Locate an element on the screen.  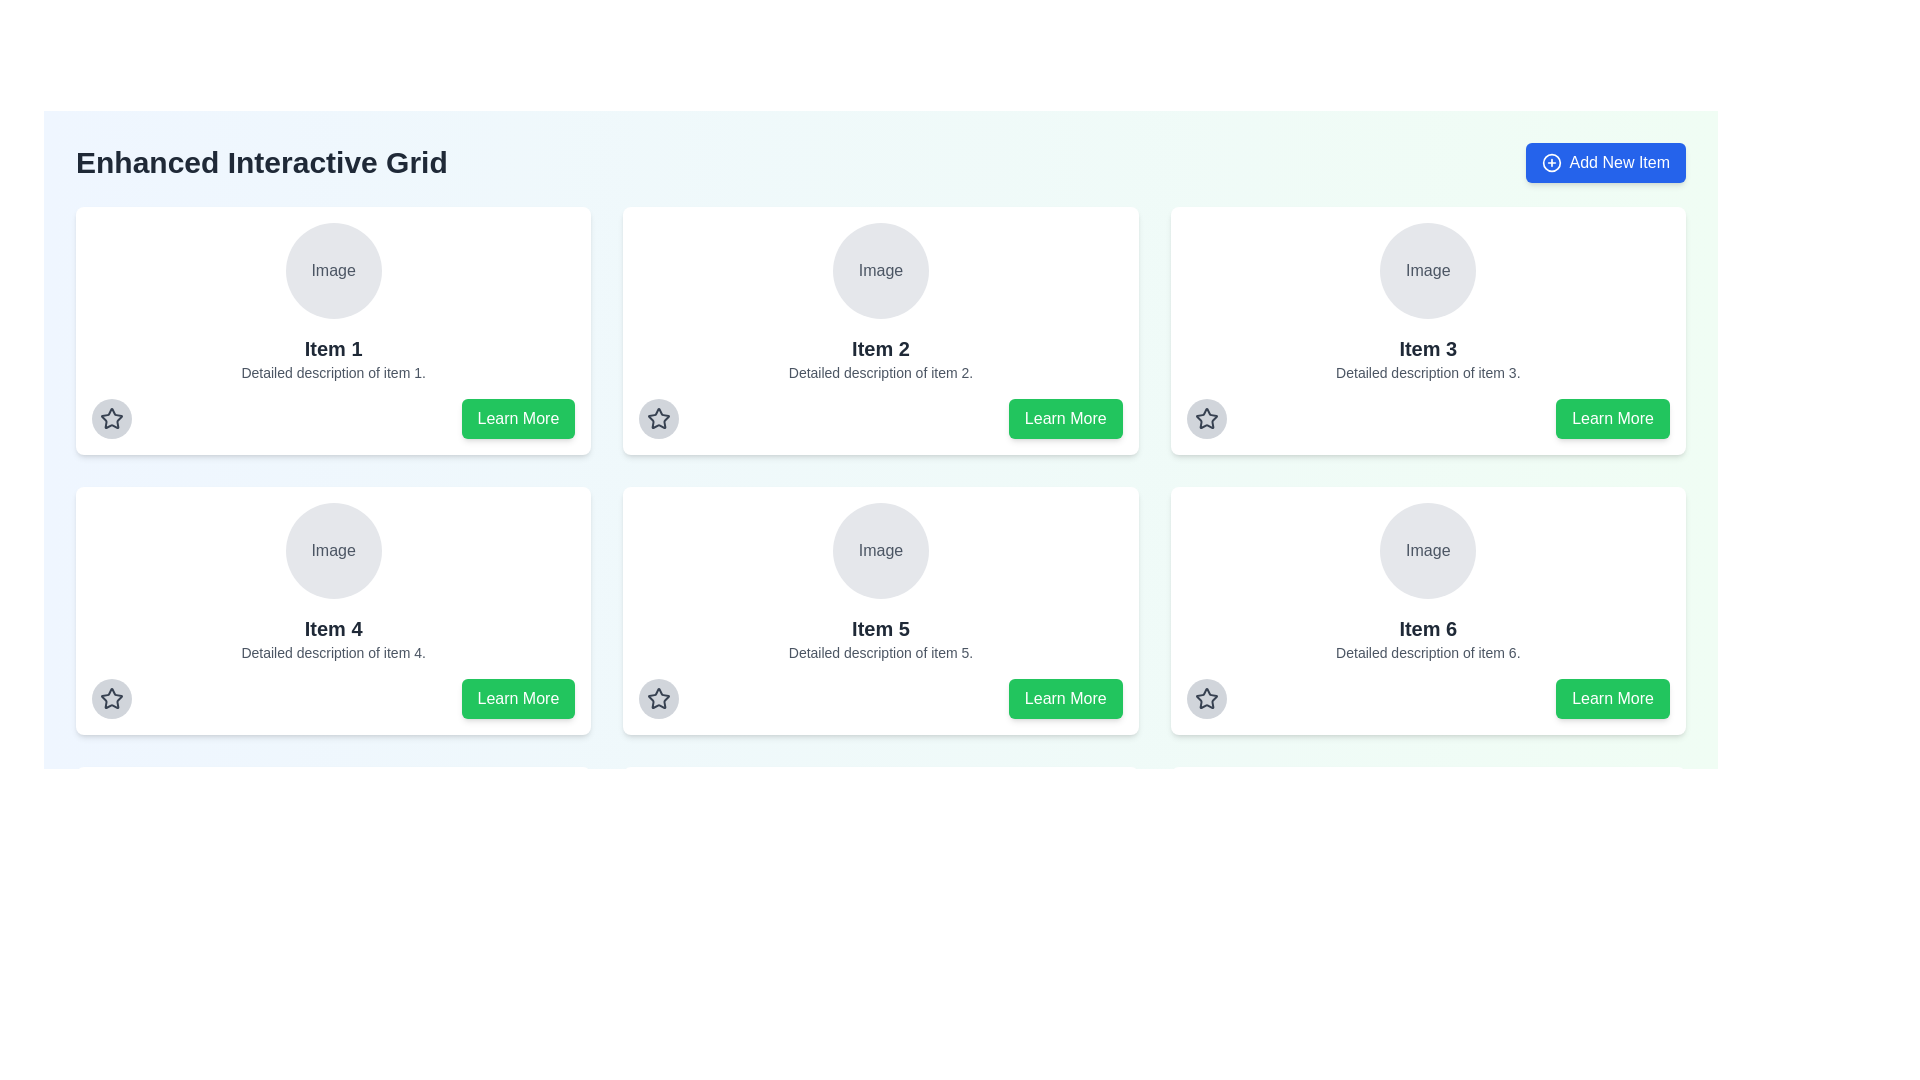
the star icon located in the bottom-left corner of the card labeled 'Item 5' is located at coordinates (659, 697).